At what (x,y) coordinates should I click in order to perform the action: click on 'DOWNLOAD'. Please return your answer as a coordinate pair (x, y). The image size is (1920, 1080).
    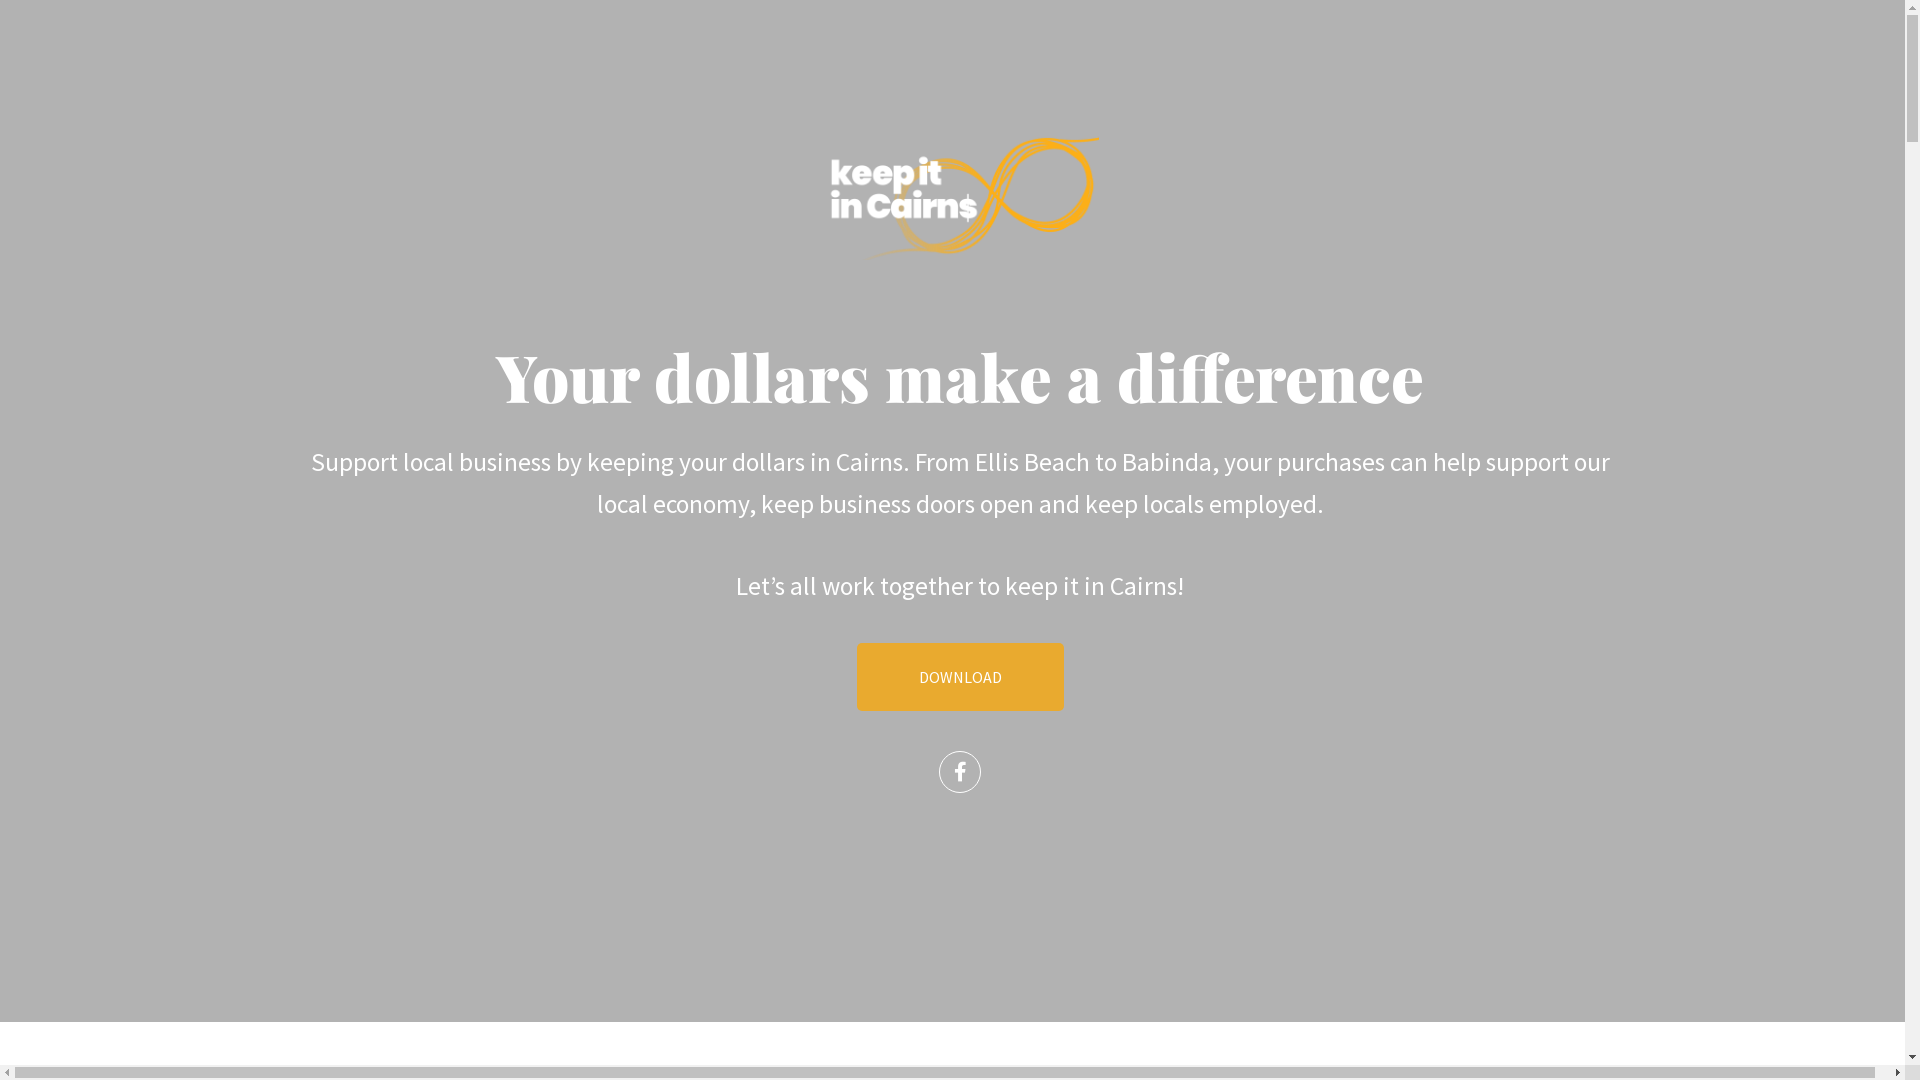
    Looking at the image, I should click on (958, 676).